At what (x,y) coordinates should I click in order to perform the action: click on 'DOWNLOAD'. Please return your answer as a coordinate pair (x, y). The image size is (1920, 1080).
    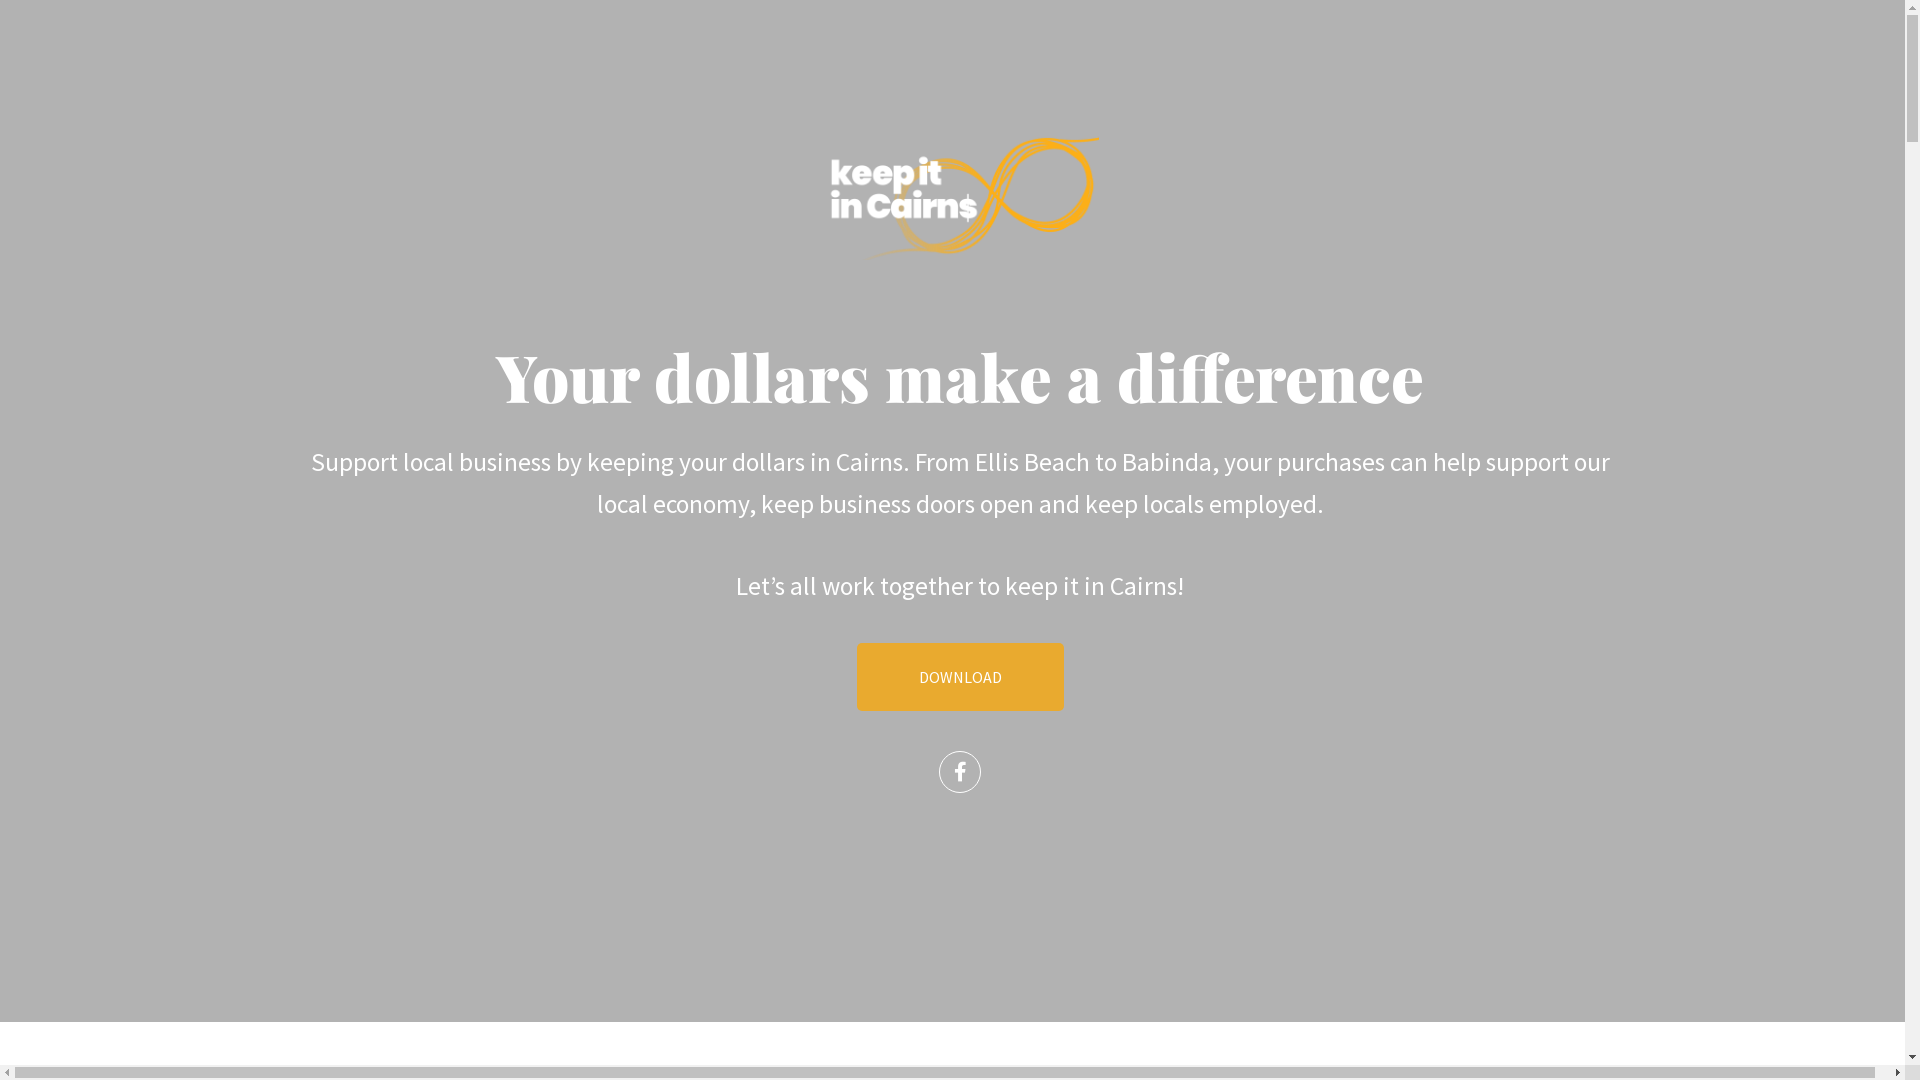
    Looking at the image, I should click on (958, 676).